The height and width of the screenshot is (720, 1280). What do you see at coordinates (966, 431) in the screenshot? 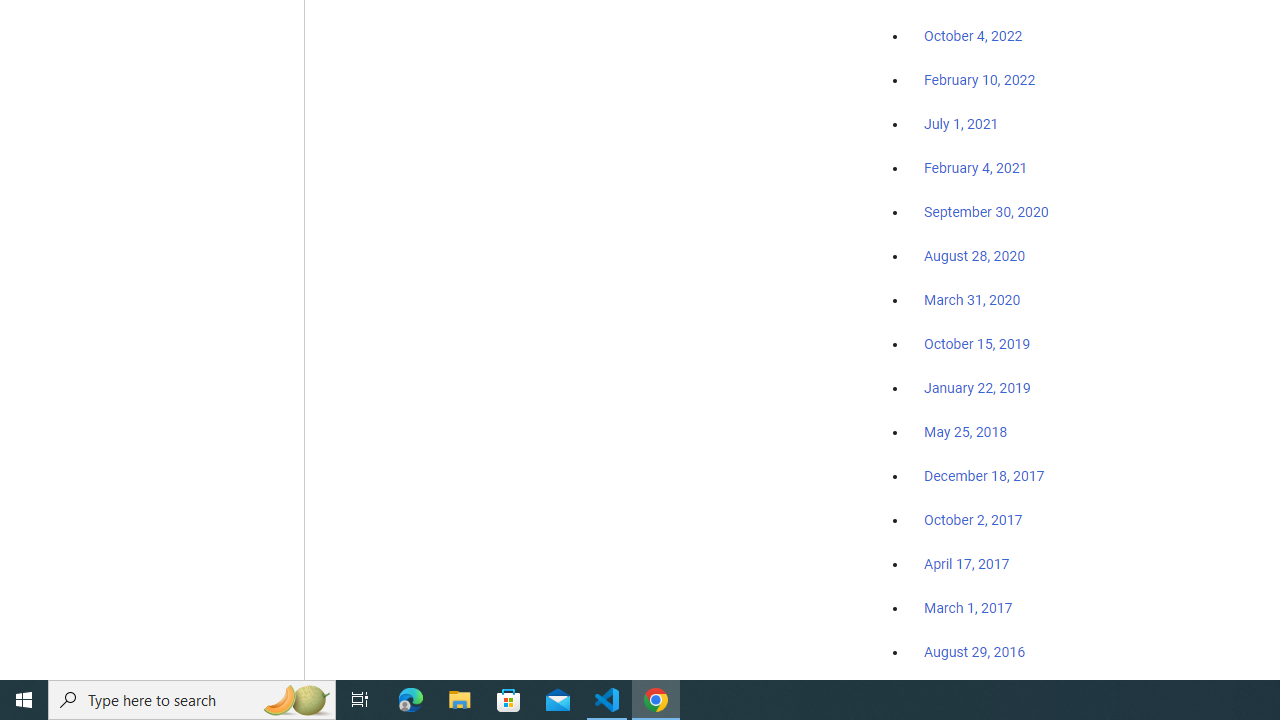
I see `'May 25, 2018'` at bounding box center [966, 431].